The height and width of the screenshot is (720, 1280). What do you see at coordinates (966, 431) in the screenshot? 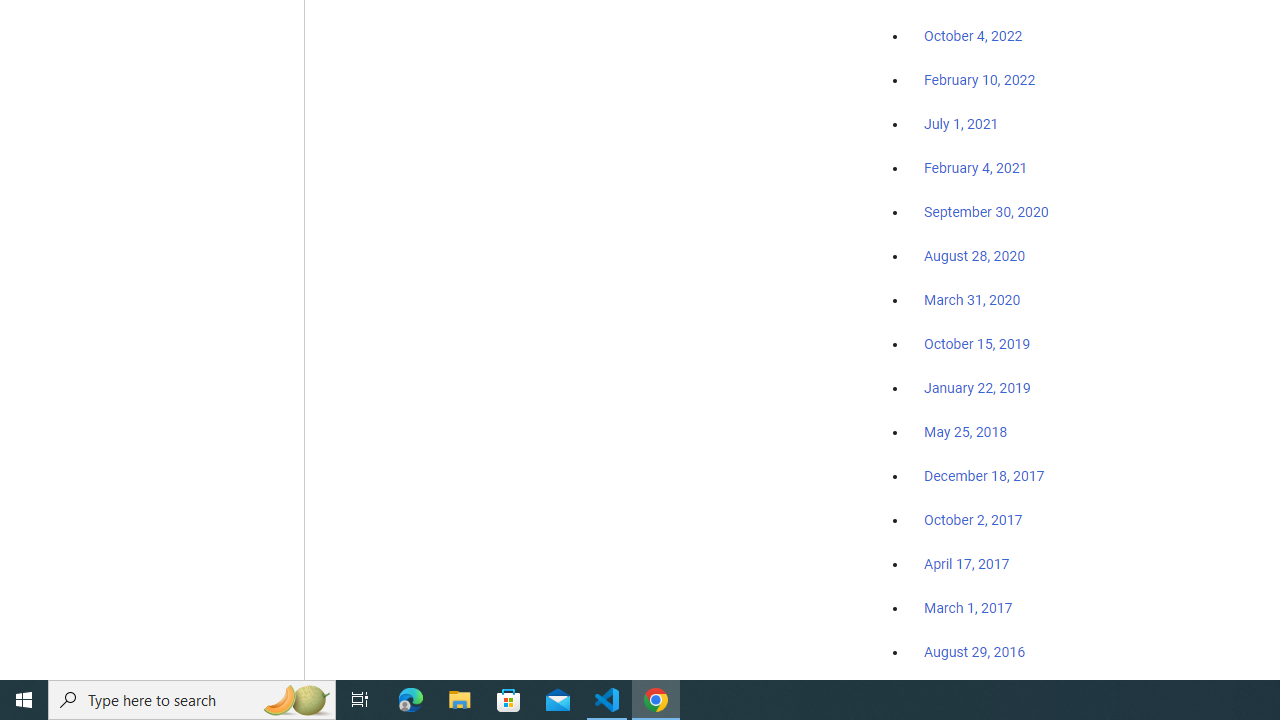
I see `'May 25, 2018'` at bounding box center [966, 431].